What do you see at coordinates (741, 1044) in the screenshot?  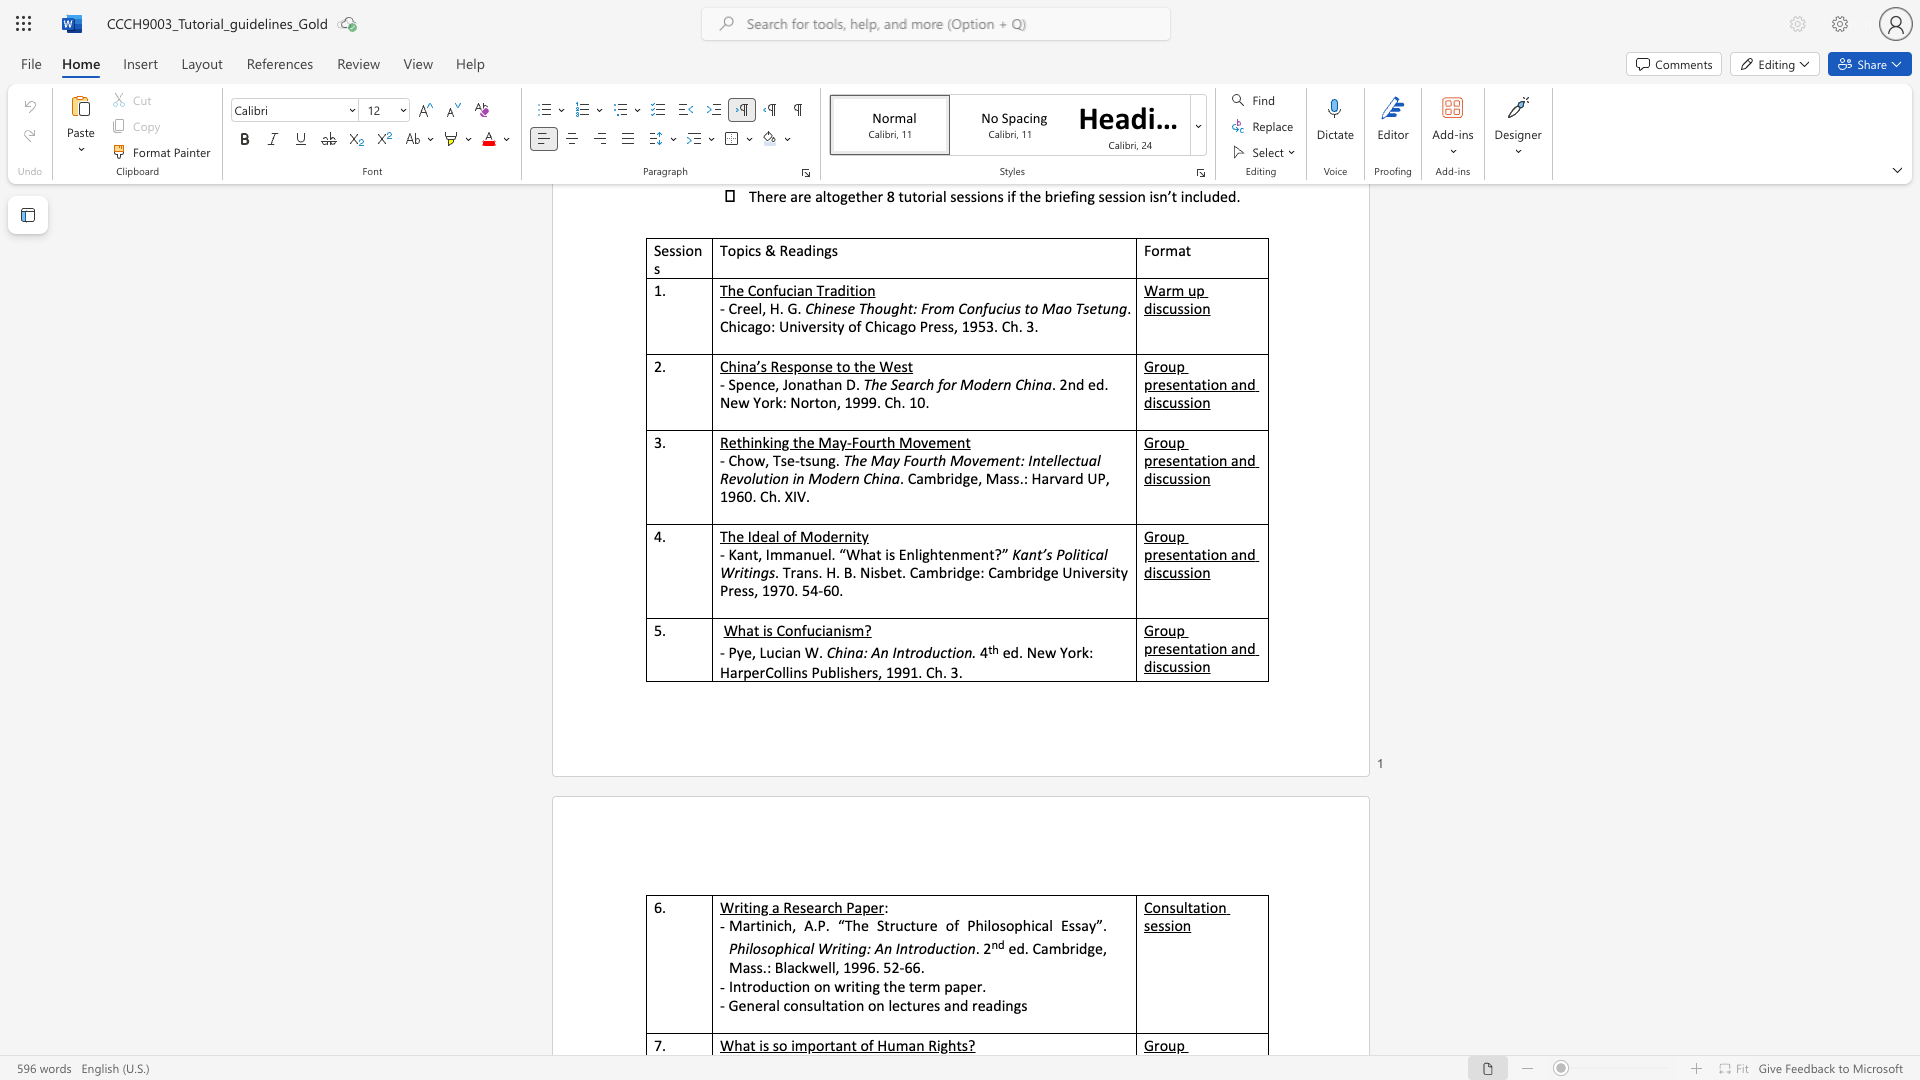 I see `the subset text "at is so important of Human Right" within the text "What is so important of Human Rights?"` at bounding box center [741, 1044].